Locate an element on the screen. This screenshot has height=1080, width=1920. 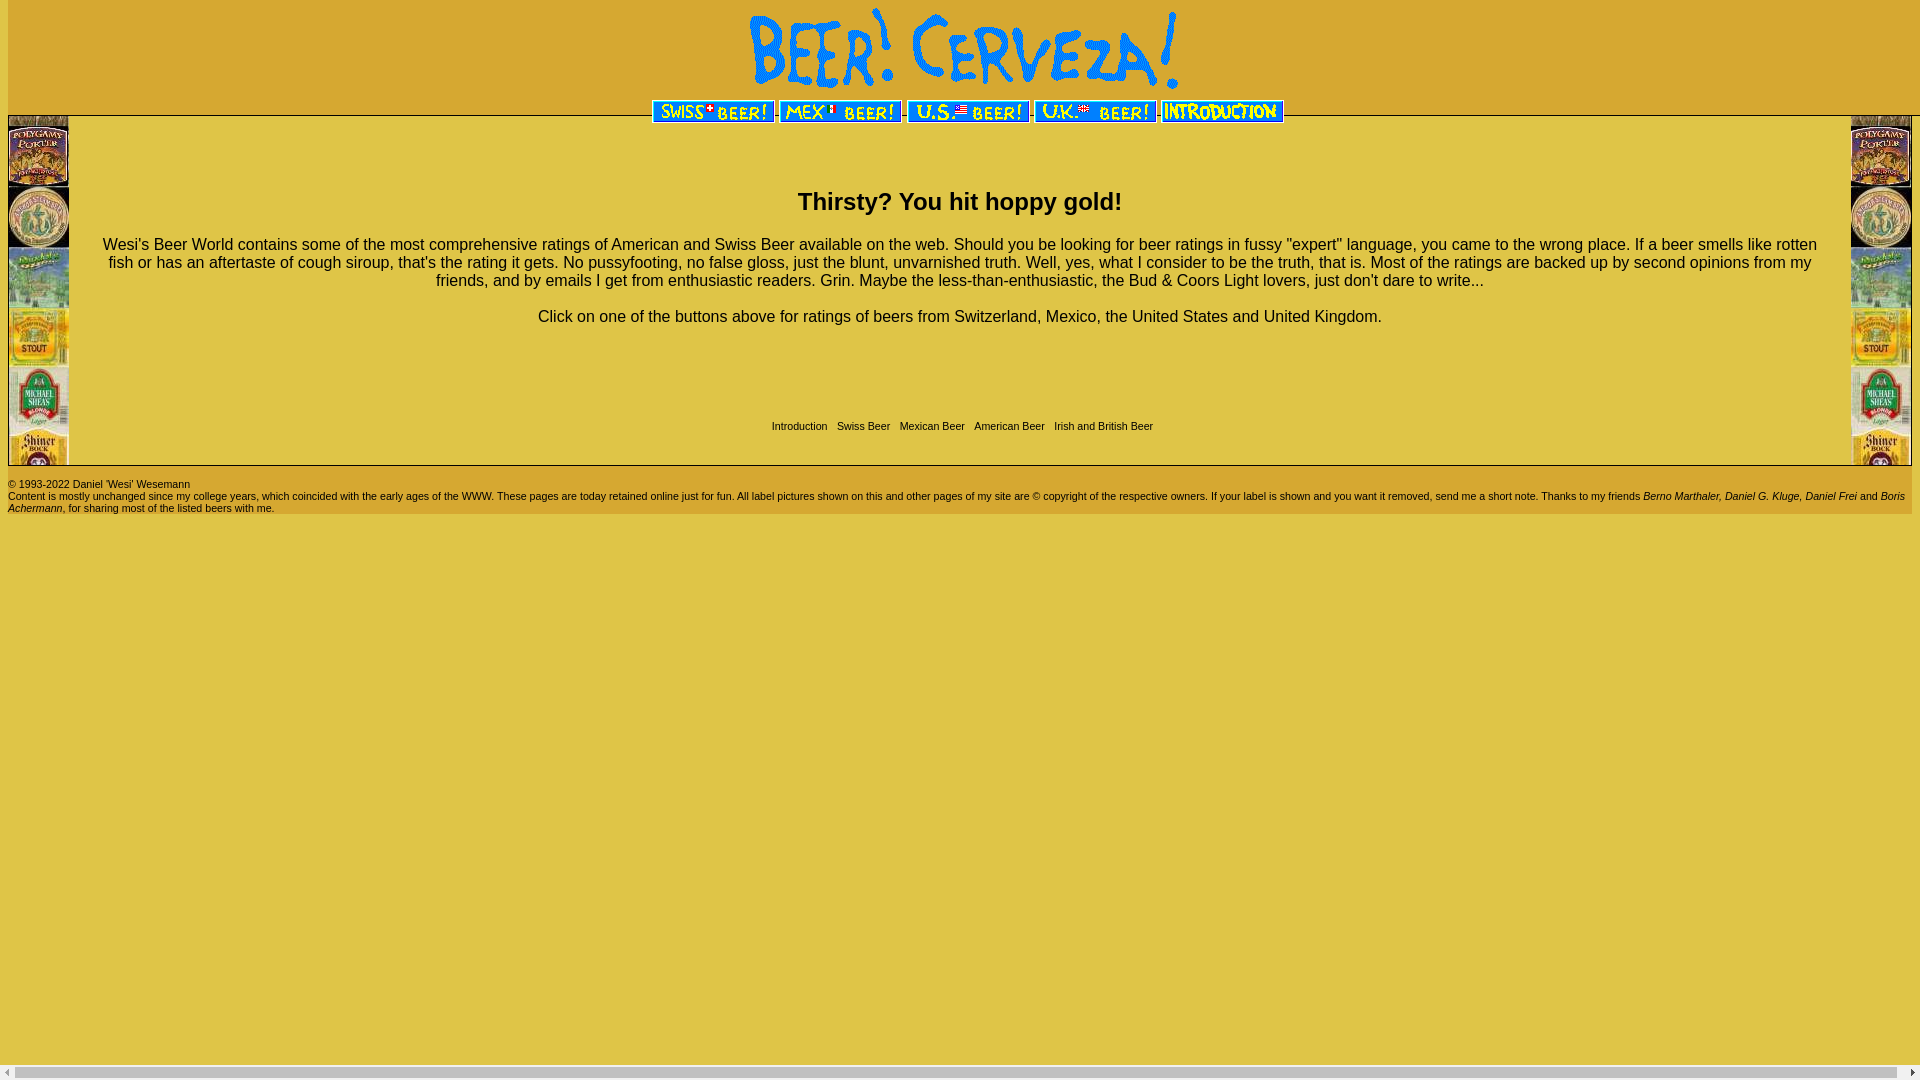
'American Beer' is located at coordinates (1006, 424).